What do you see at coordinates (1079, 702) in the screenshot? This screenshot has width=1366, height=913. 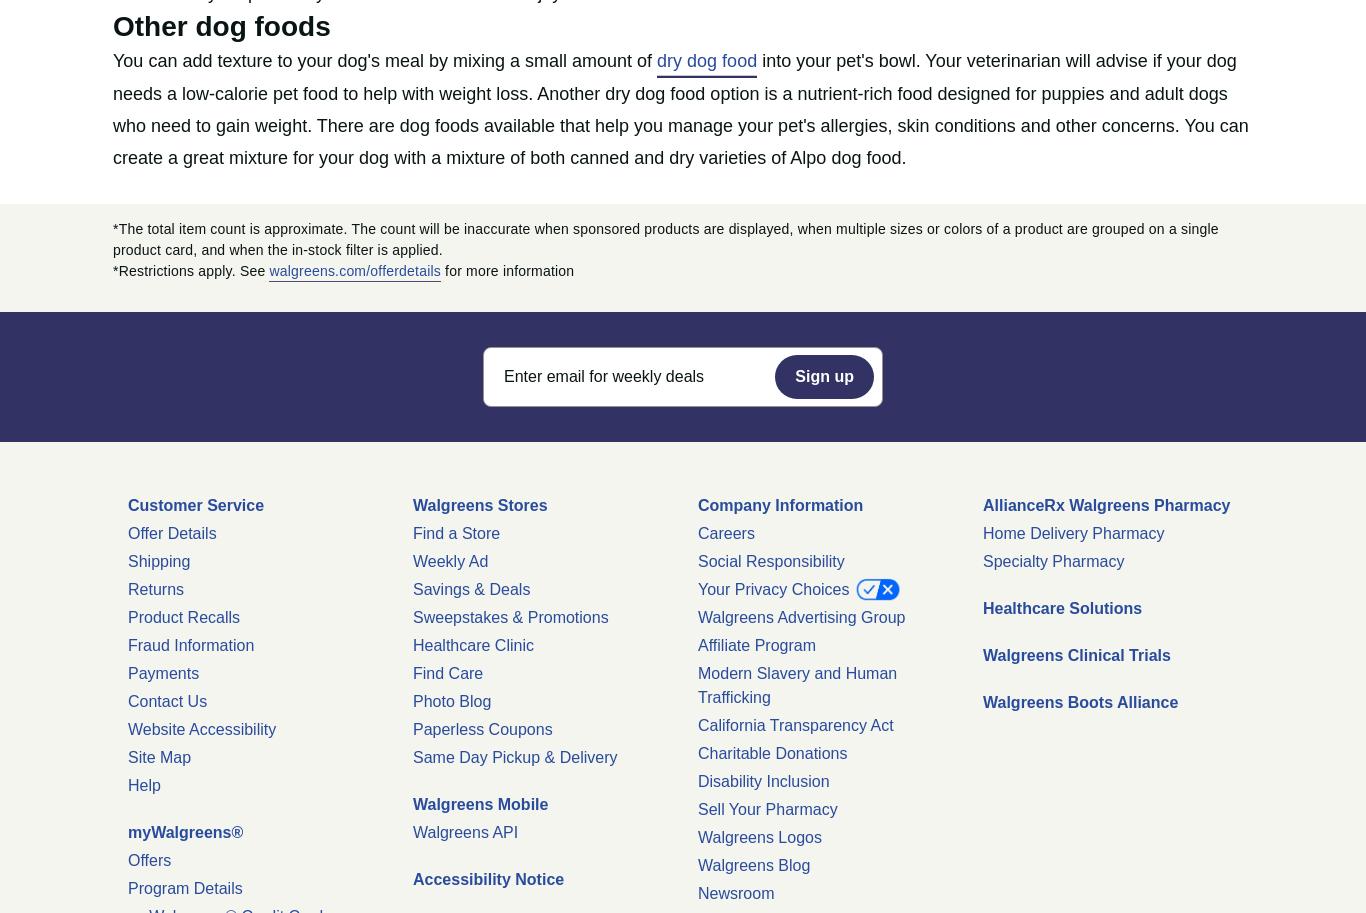 I see `'Walgreens Boots Alliance'` at bounding box center [1079, 702].